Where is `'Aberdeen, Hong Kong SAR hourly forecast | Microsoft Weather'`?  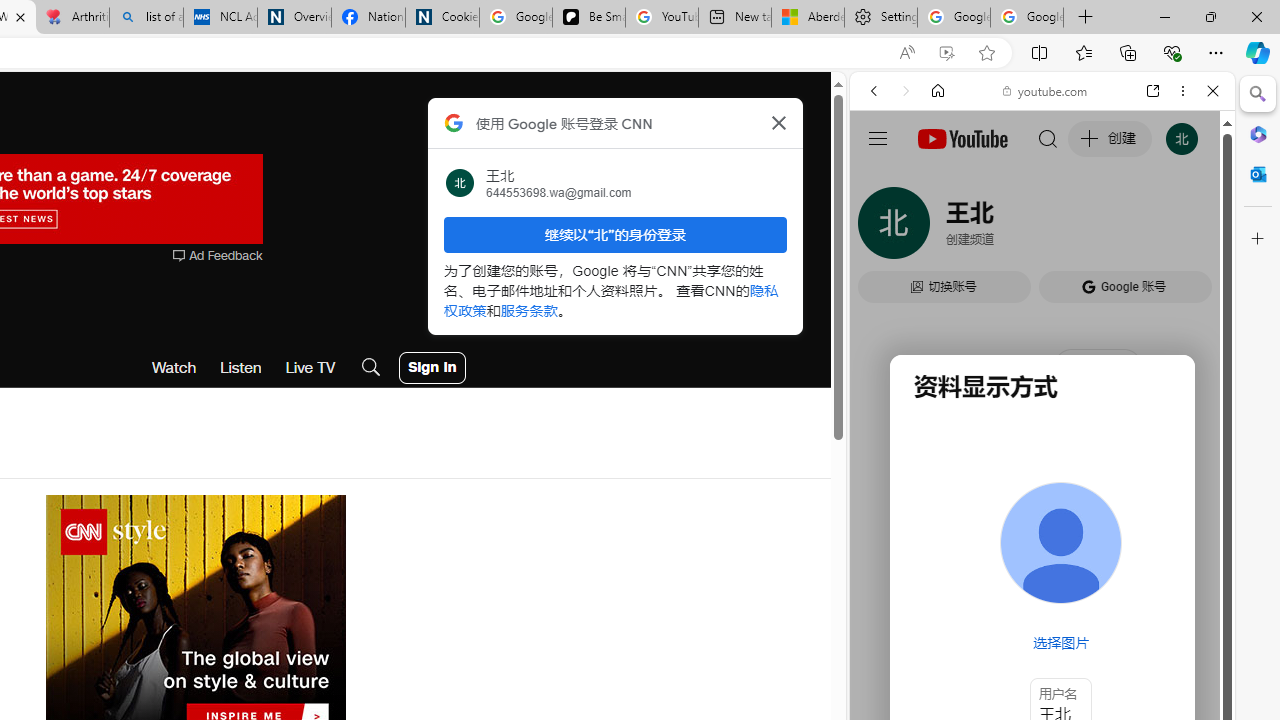
'Aberdeen, Hong Kong SAR hourly forecast | Microsoft Weather' is located at coordinates (807, 17).